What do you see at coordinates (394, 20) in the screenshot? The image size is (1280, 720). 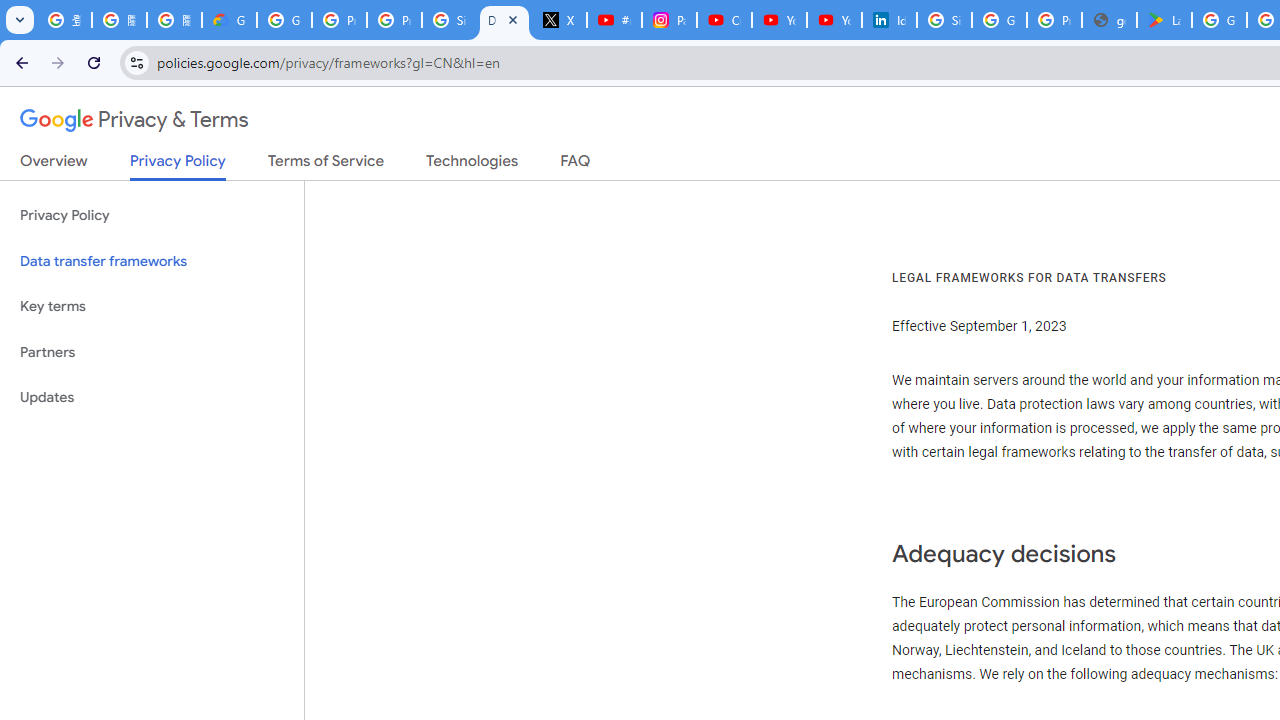 I see `'Privacy Help Center - Policies Help'` at bounding box center [394, 20].